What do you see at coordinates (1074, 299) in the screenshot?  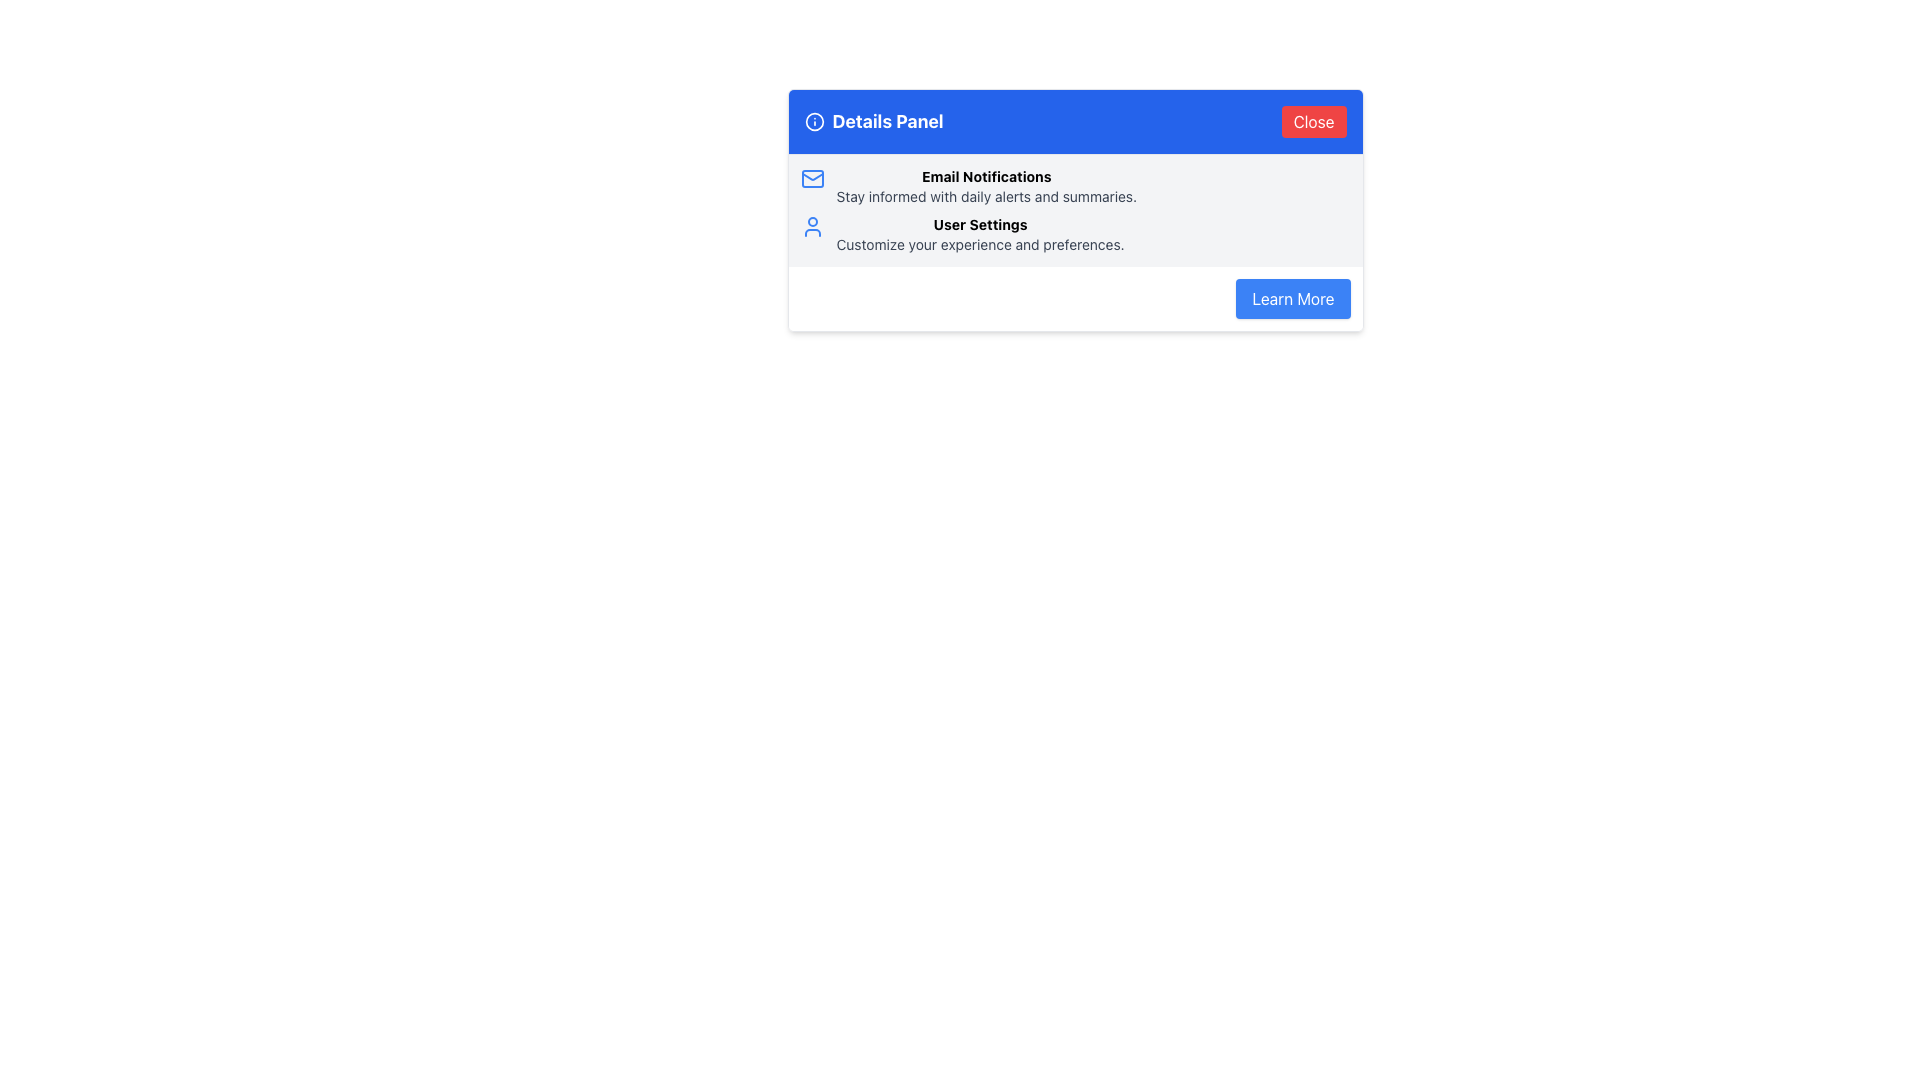 I see `the 'Learn More' button located at the bottom-right section of the information panel` at bounding box center [1074, 299].